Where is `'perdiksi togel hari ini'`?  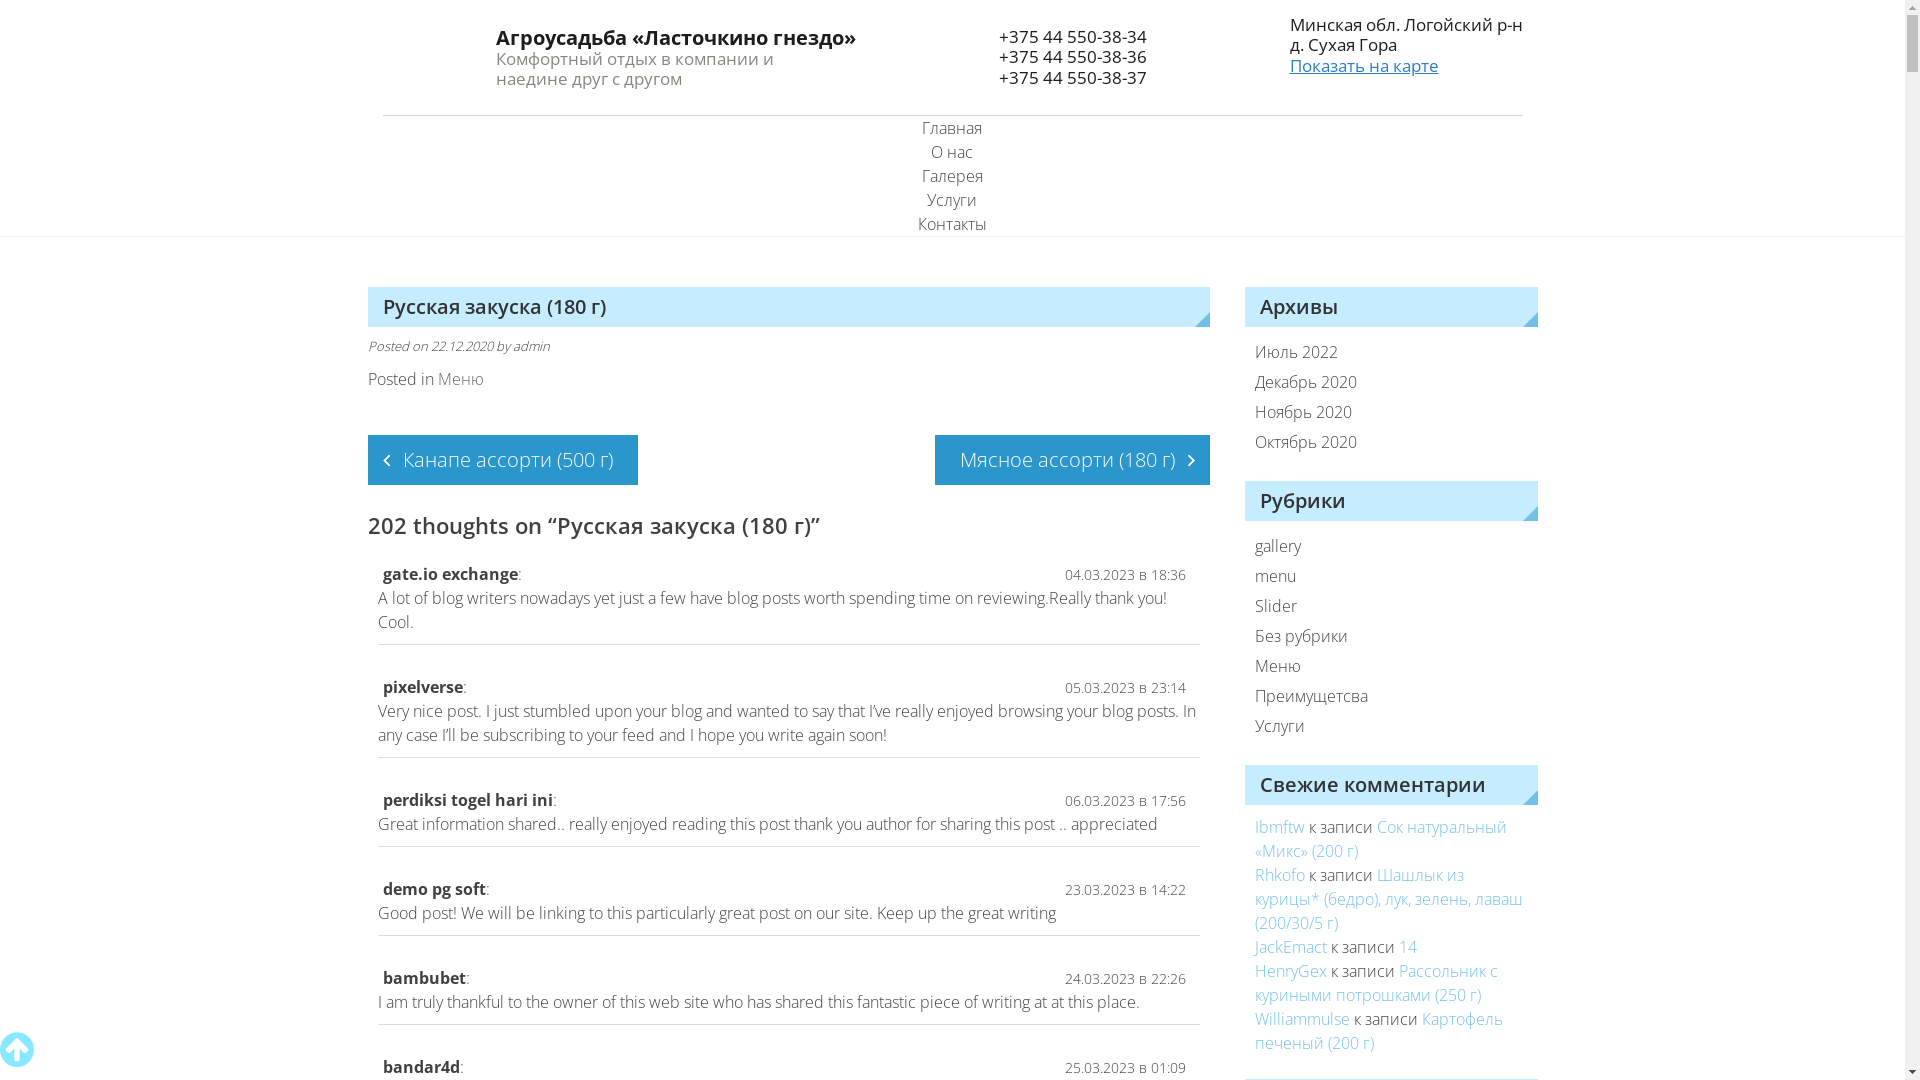
'perdiksi togel hari ini' is located at coordinates (465, 798).